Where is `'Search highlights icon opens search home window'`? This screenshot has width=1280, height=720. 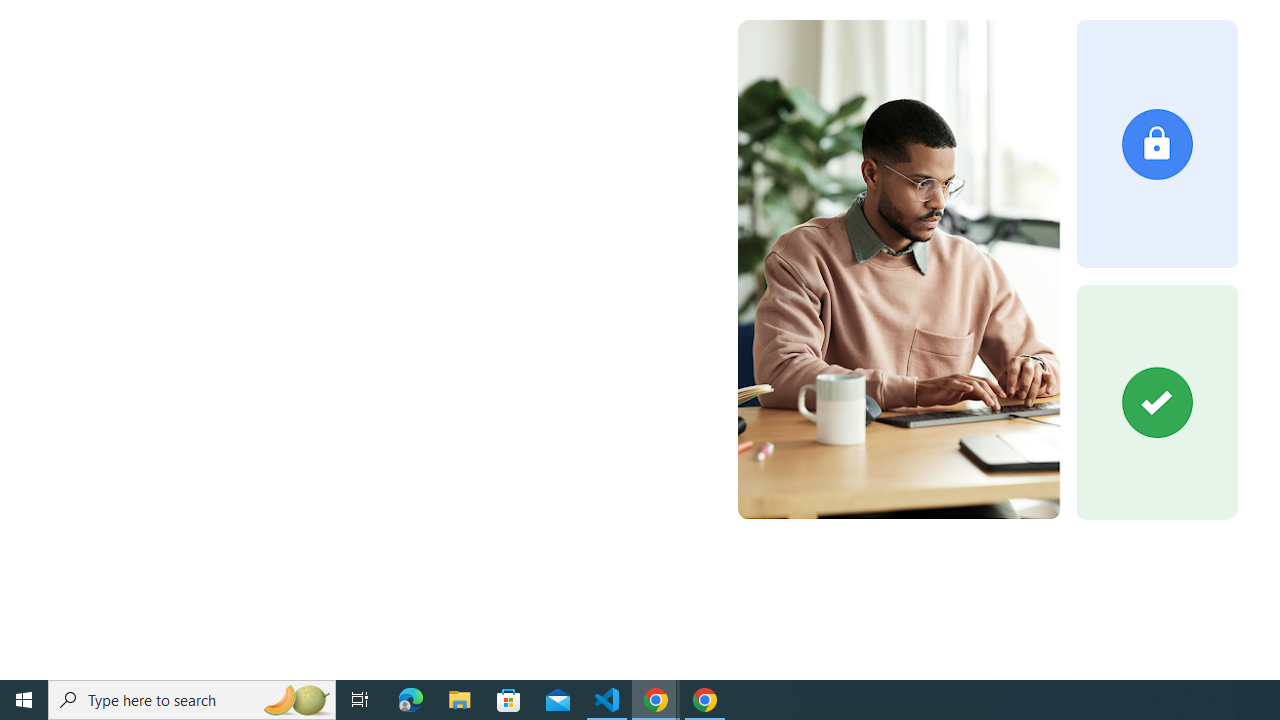 'Search highlights icon opens search home window' is located at coordinates (294, 698).